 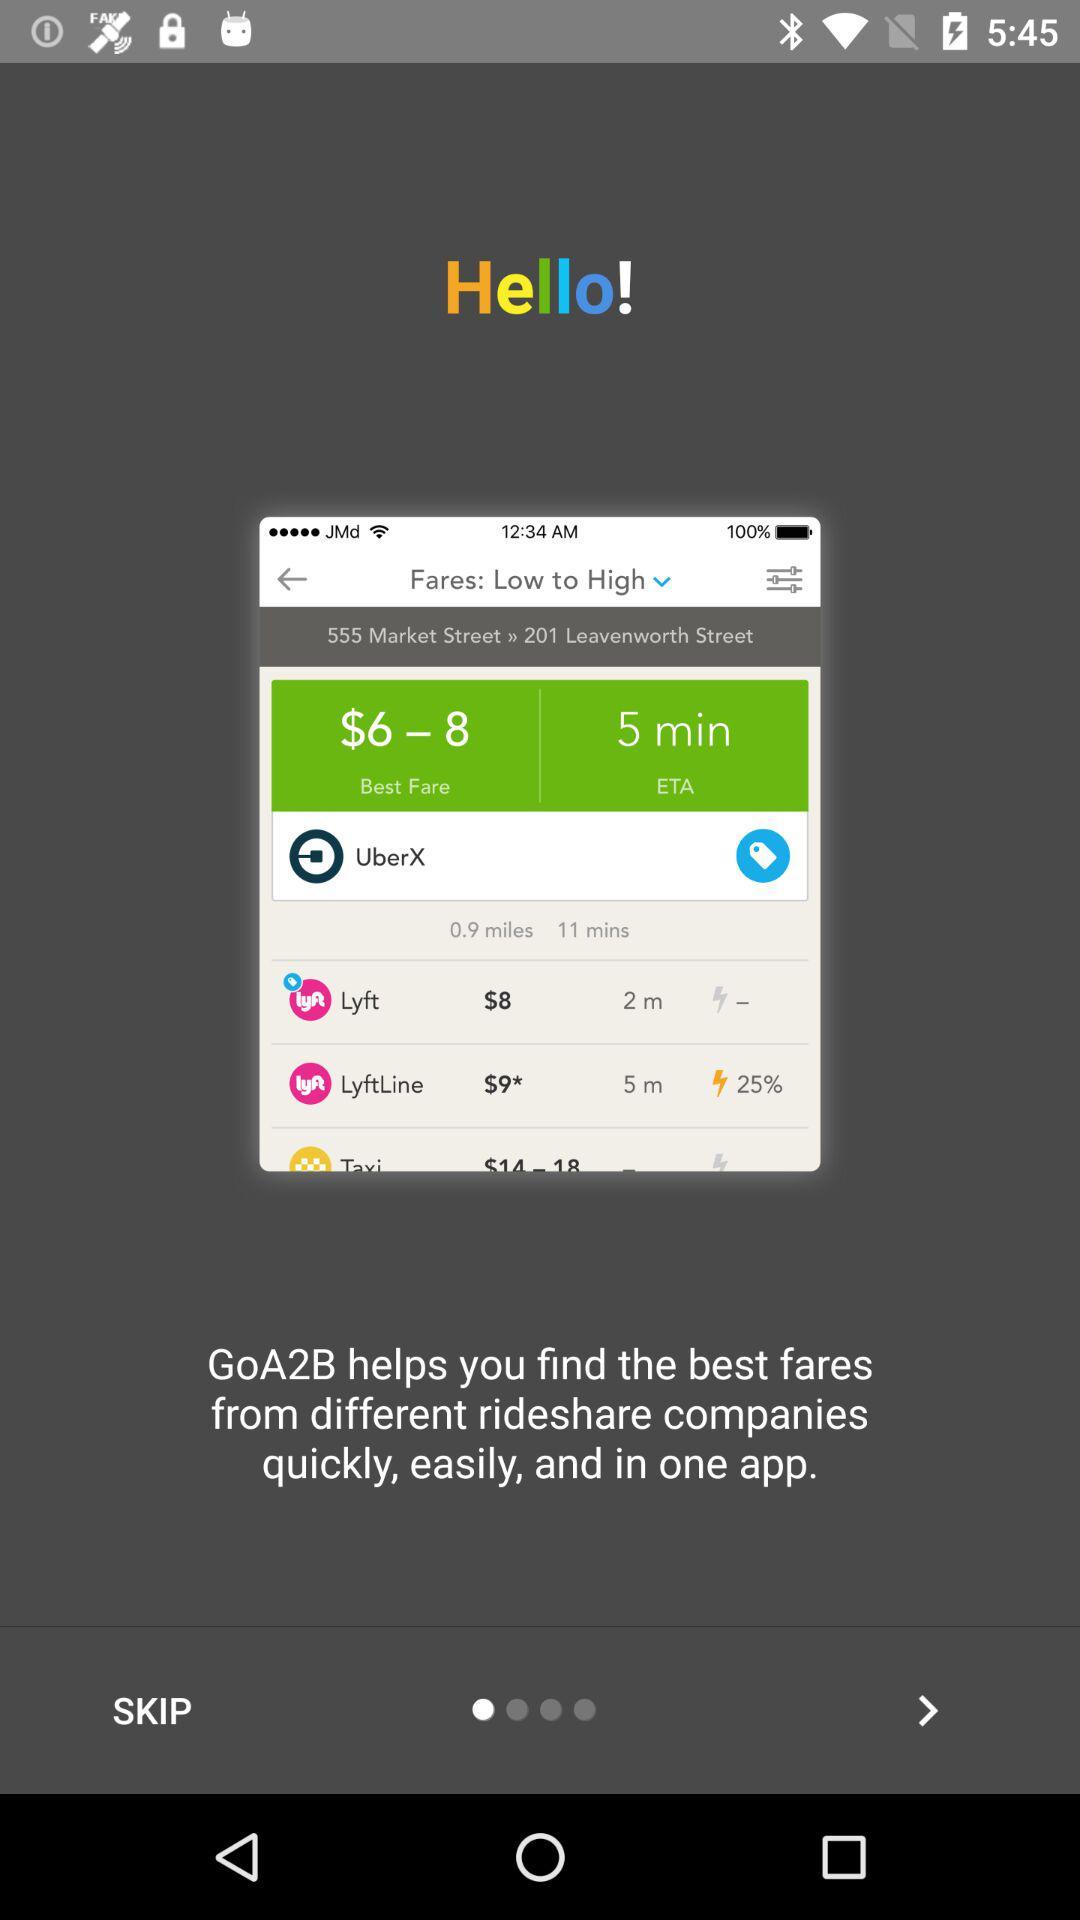 I want to click on the item at the bottom left corner, so click(x=151, y=1709).